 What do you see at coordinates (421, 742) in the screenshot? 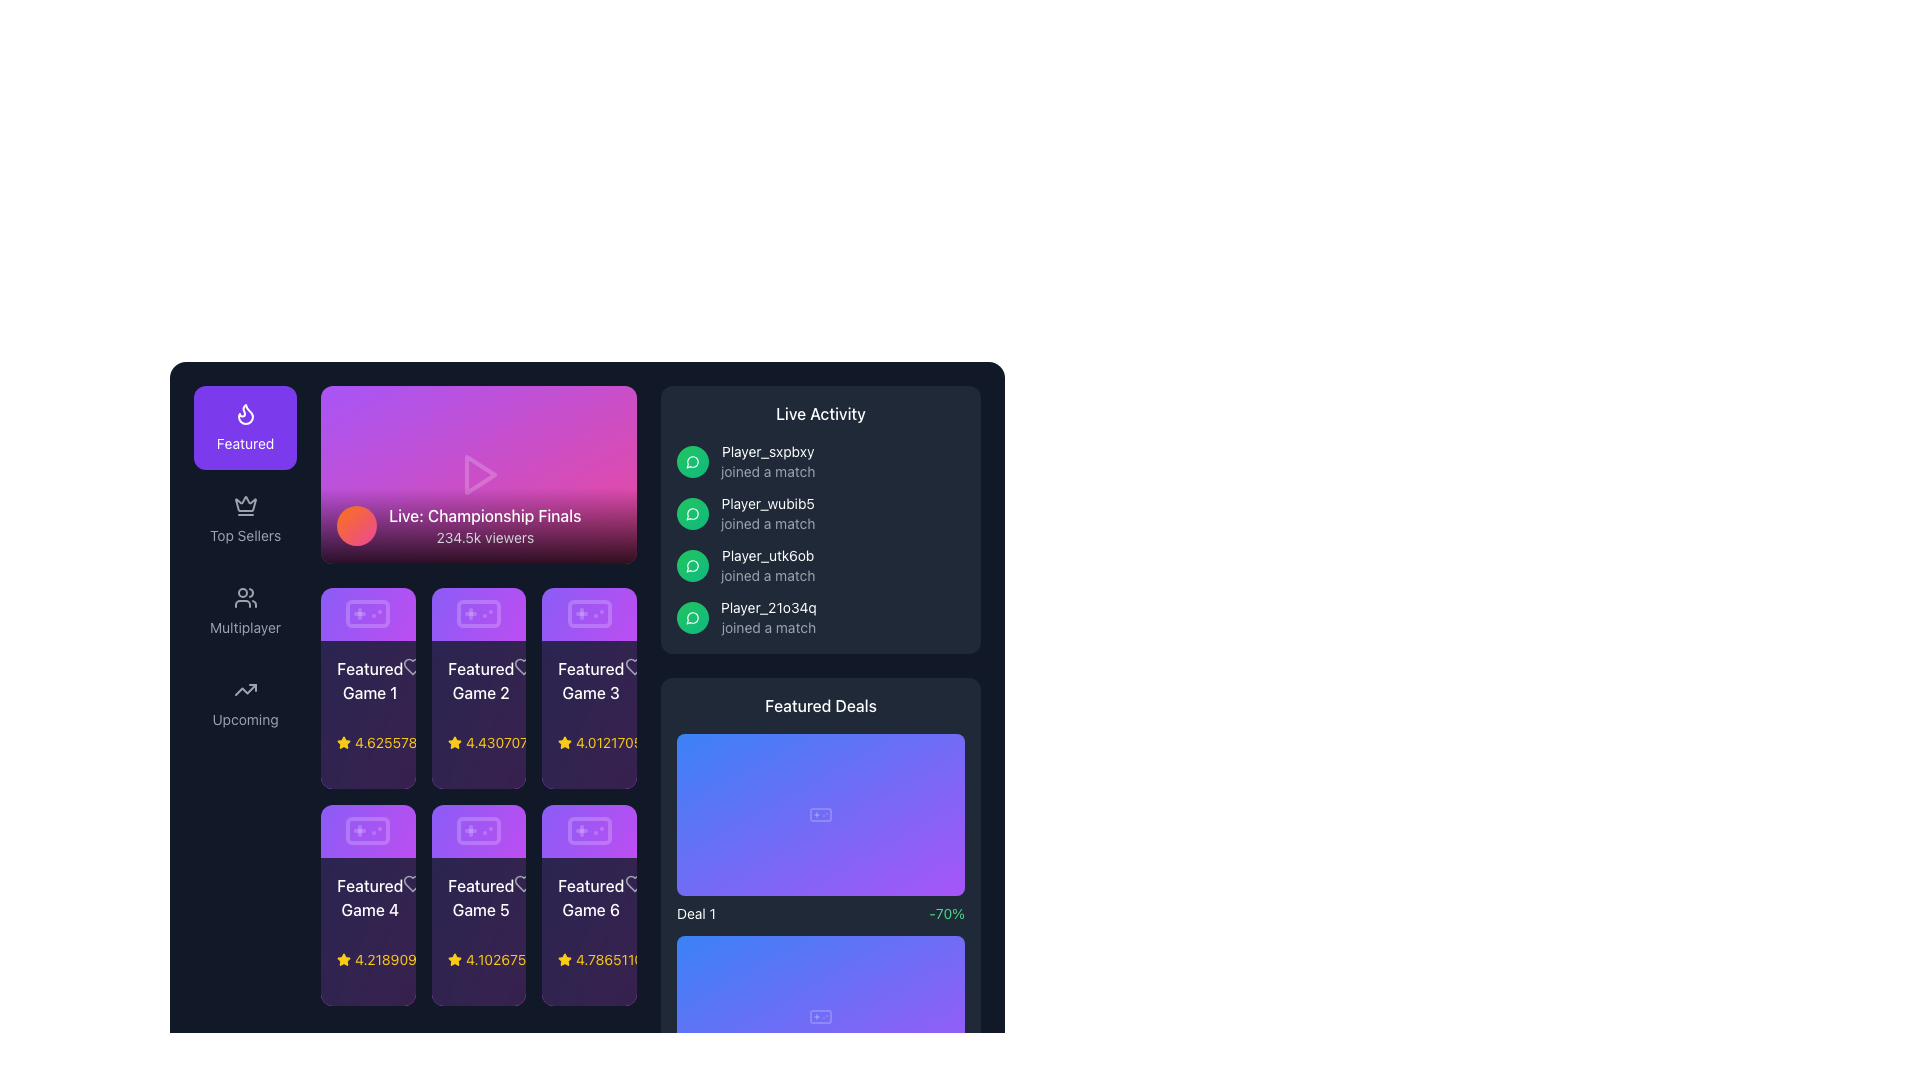
I see `the numeric rating text element located to the right of the star icon in the rating component for 'Featured Game 1'` at bounding box center [421, 742].